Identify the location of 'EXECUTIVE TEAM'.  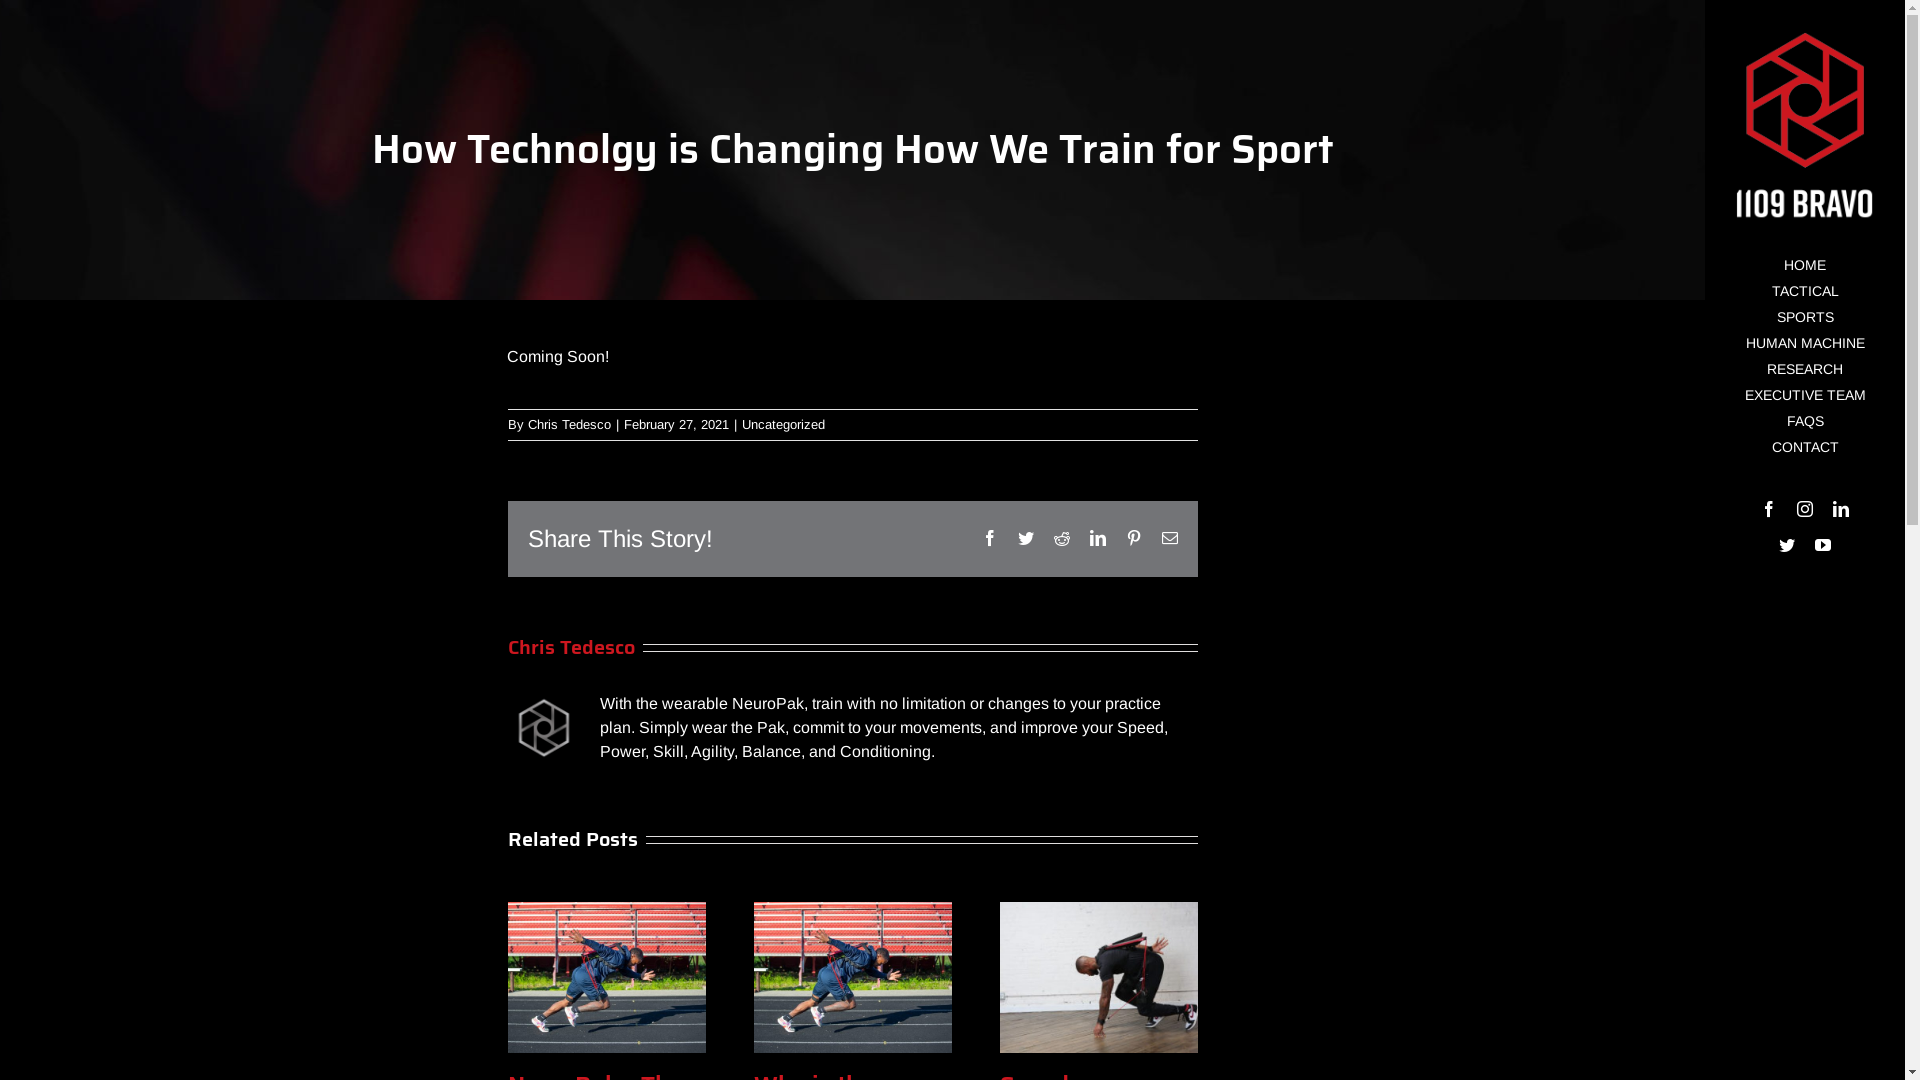
(1804, 396).